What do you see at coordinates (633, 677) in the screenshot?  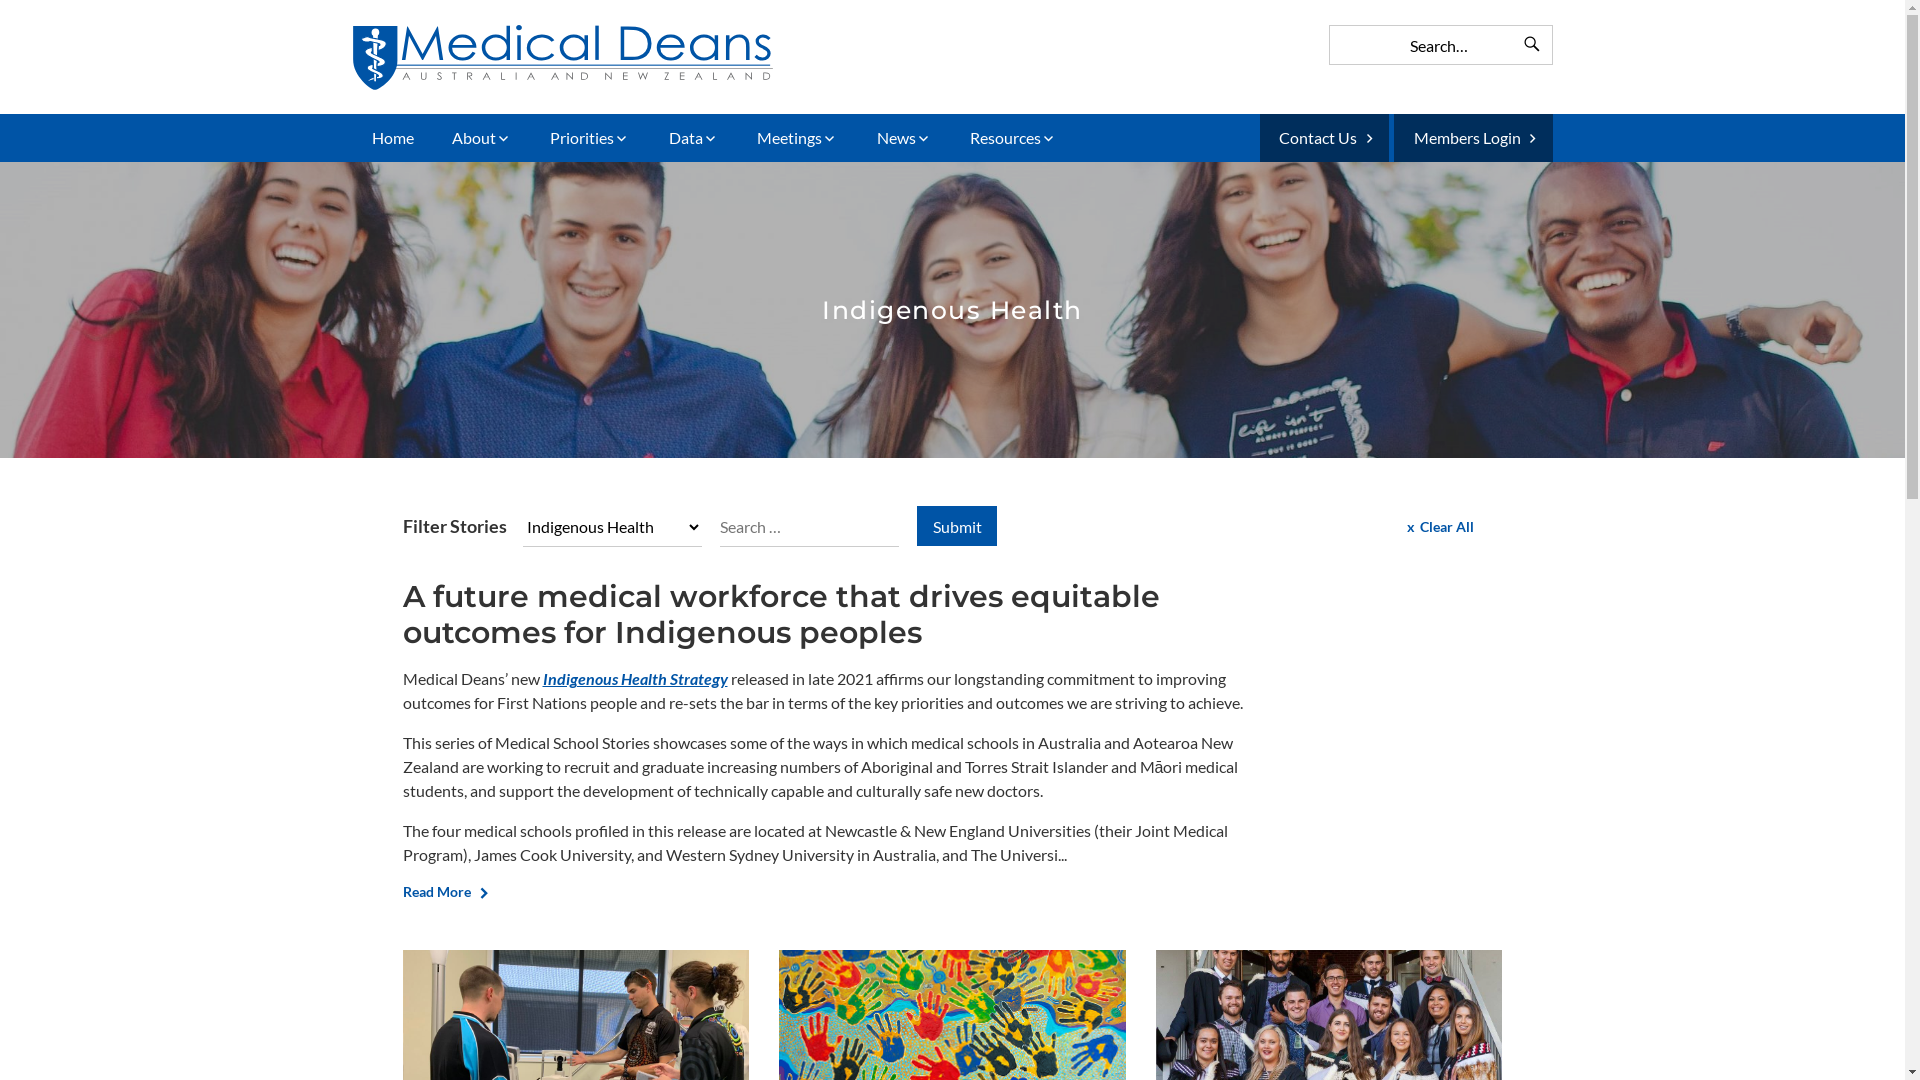 I see `'Indigenous Health Strategy'` at bounding box center [633, 677].